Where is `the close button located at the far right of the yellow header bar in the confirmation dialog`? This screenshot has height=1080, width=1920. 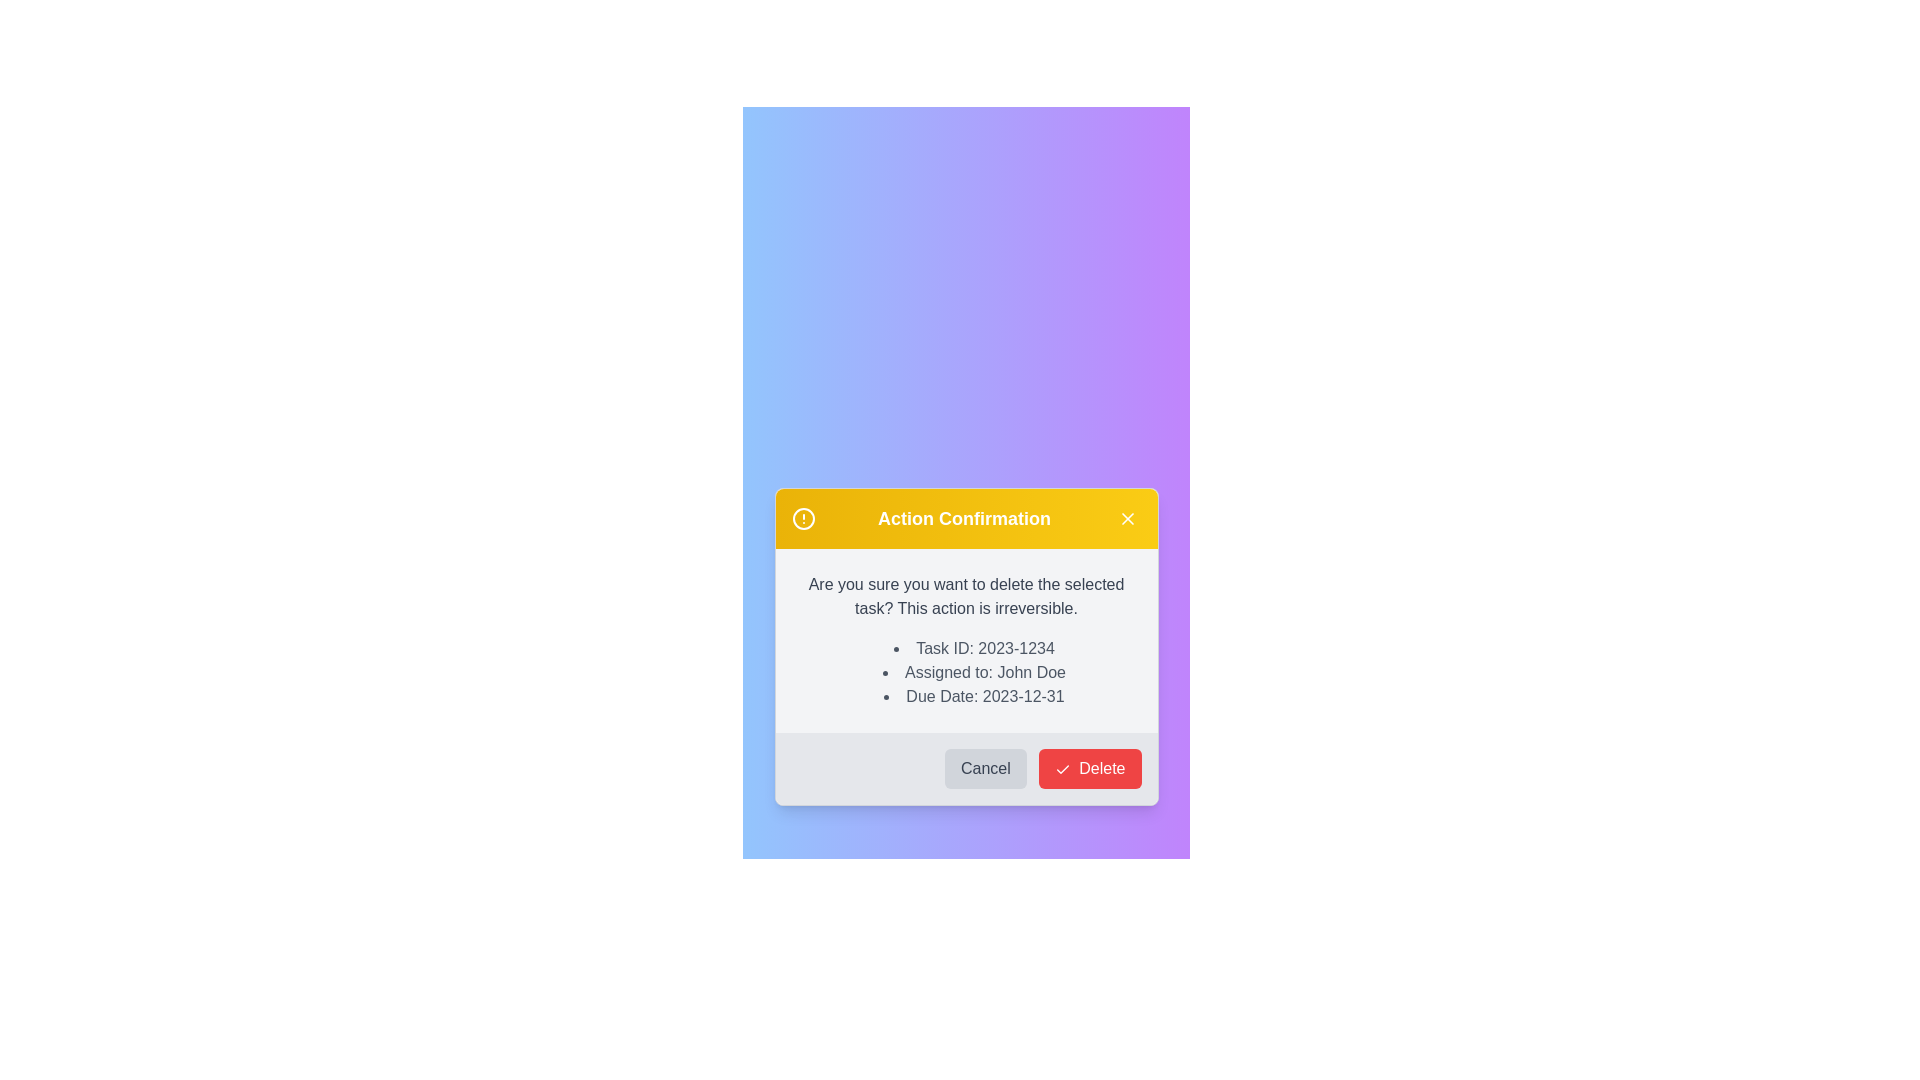 the close button located at the far right of the yellow header bar in the confirmation dialog is located at coordinates (1127, 518).